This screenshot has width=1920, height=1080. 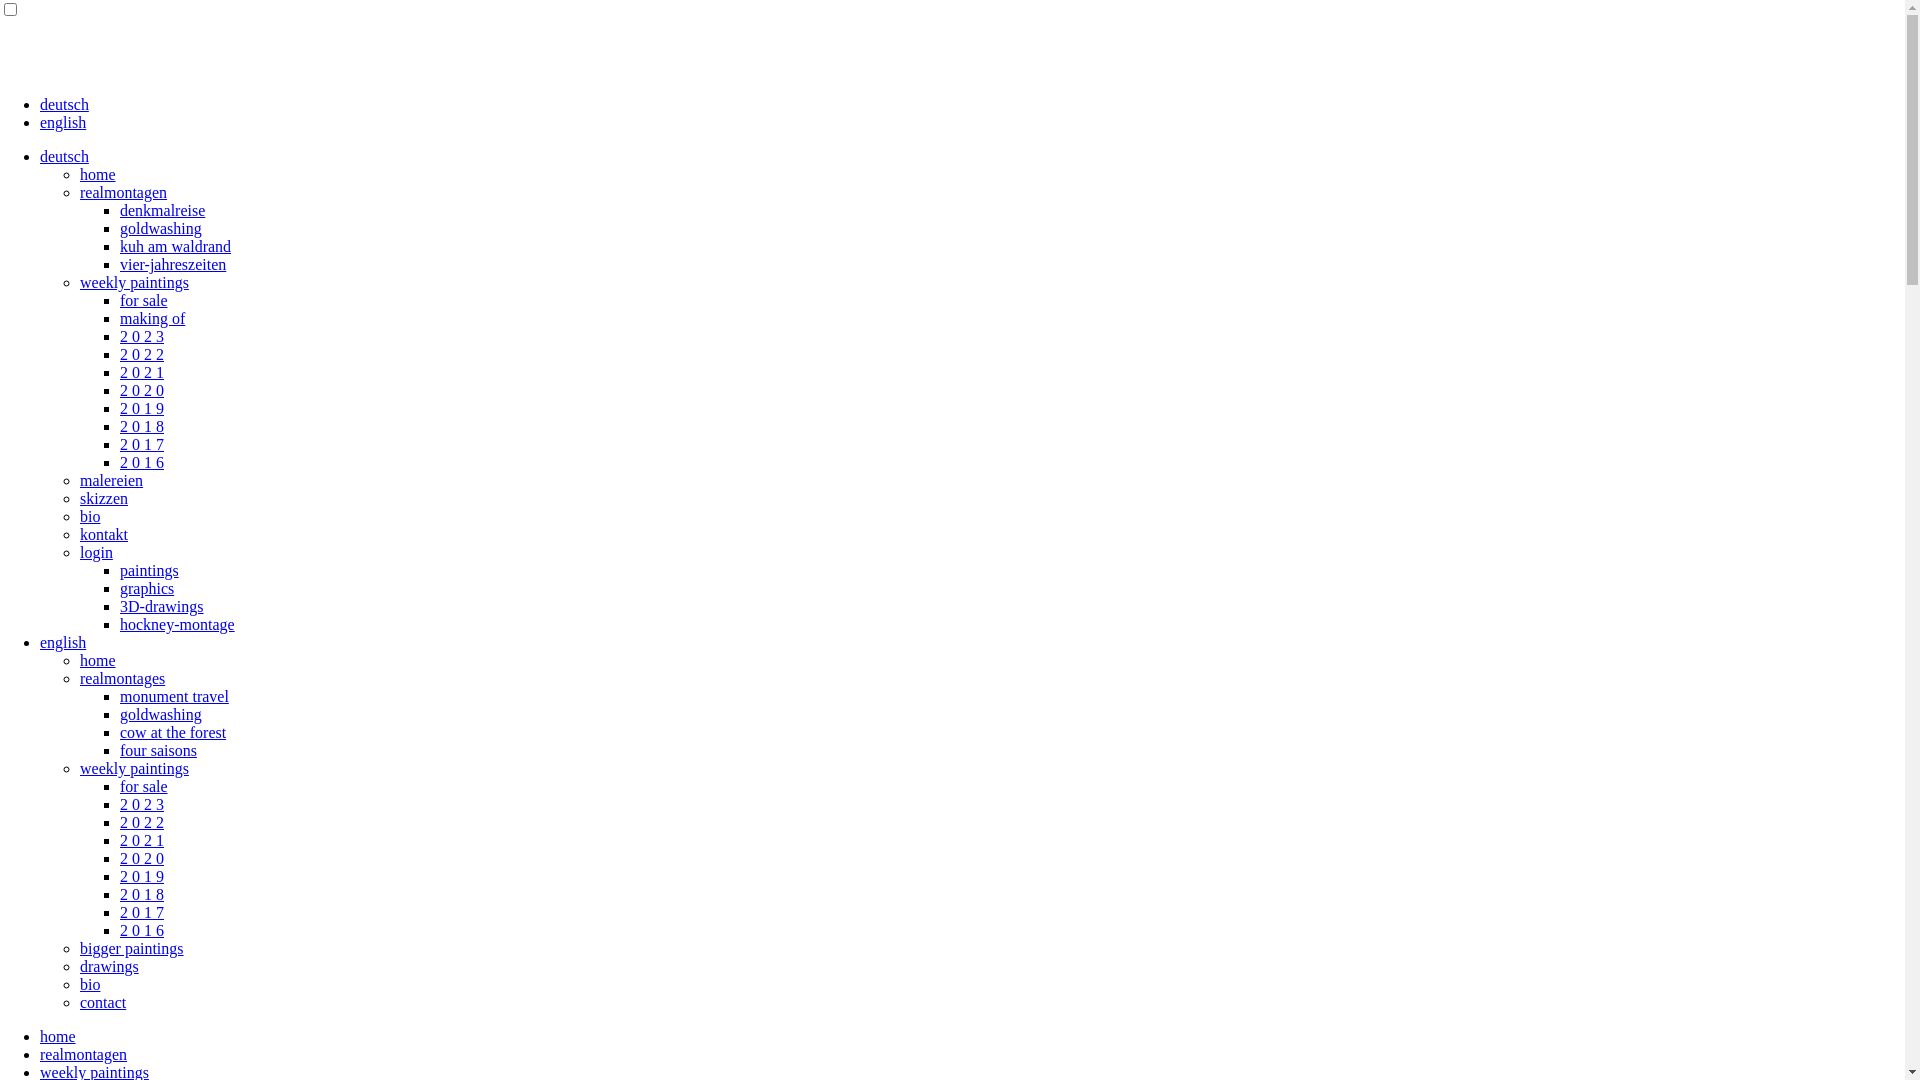 I want to click on '2 0 2 3', so click(x=141, y=335).